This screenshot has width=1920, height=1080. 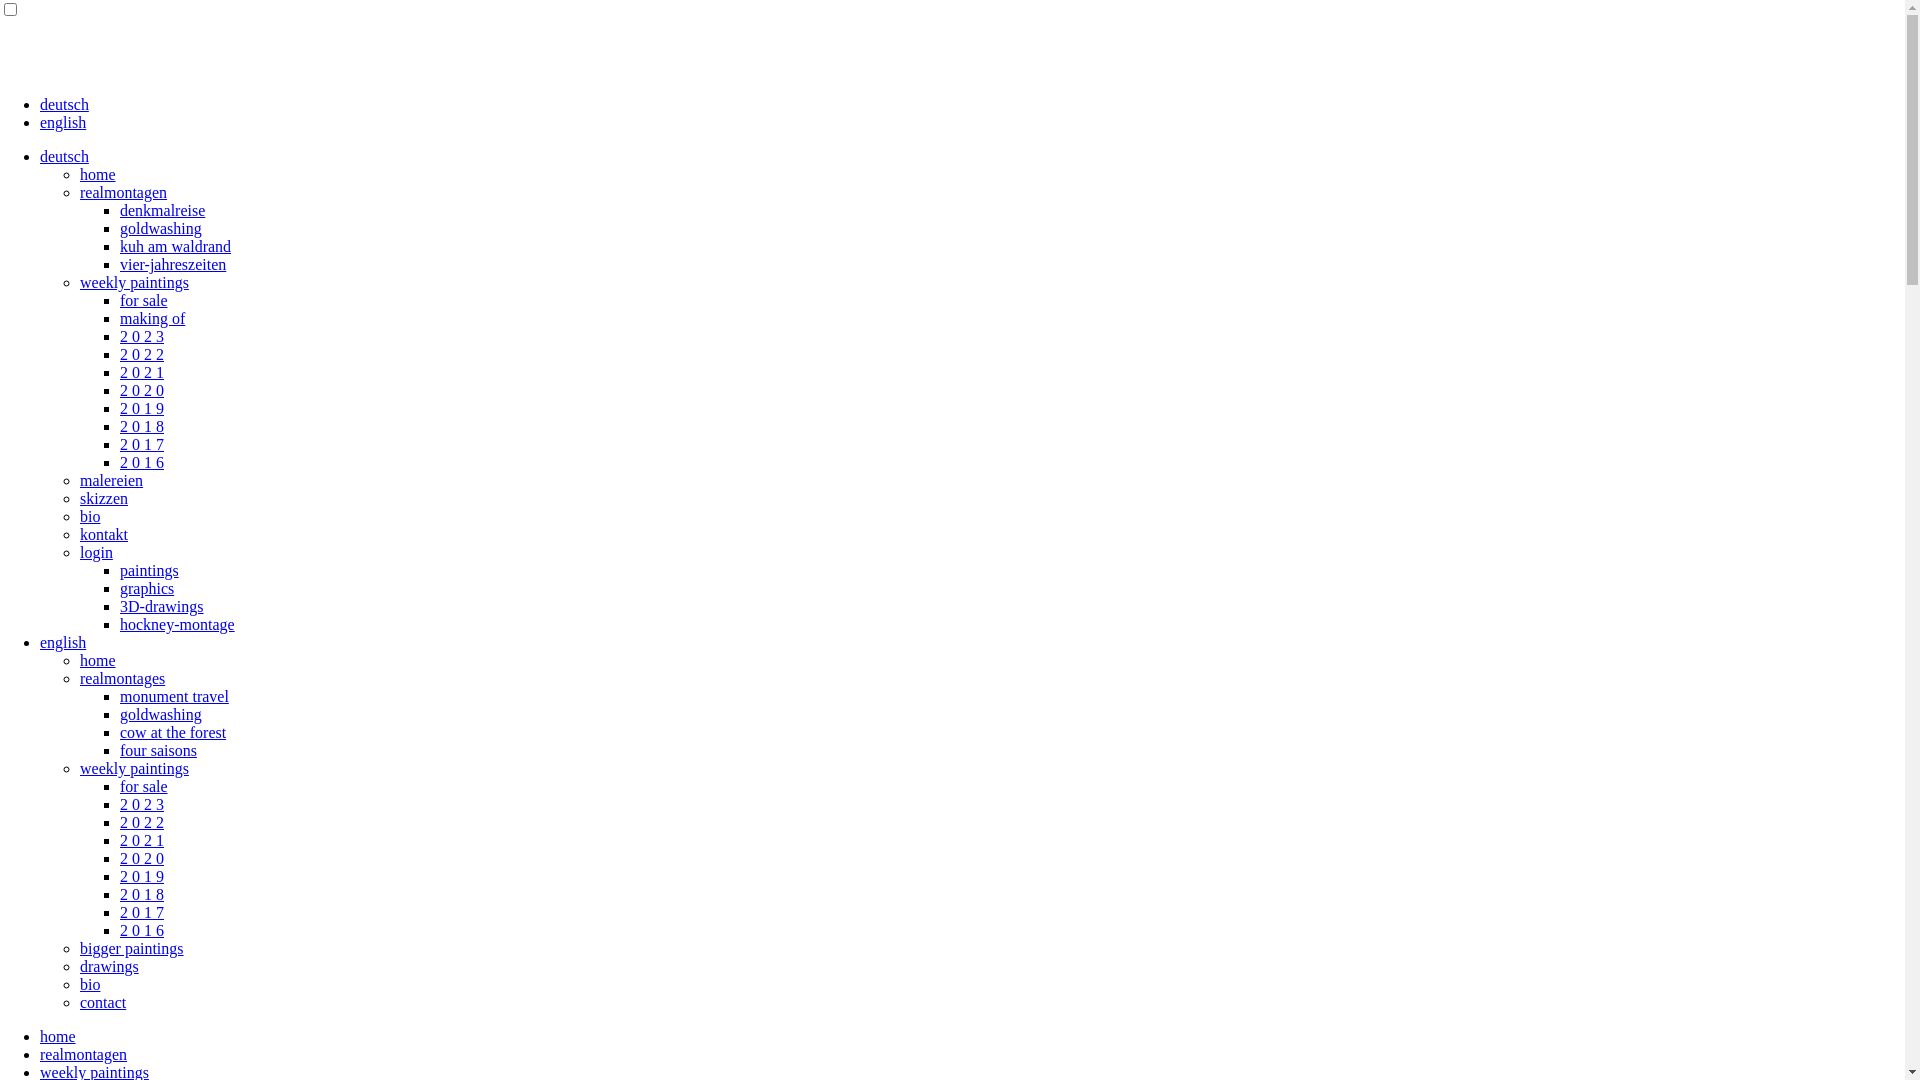 I want to click on '2 0 2 3', so click(x=141, y=335).